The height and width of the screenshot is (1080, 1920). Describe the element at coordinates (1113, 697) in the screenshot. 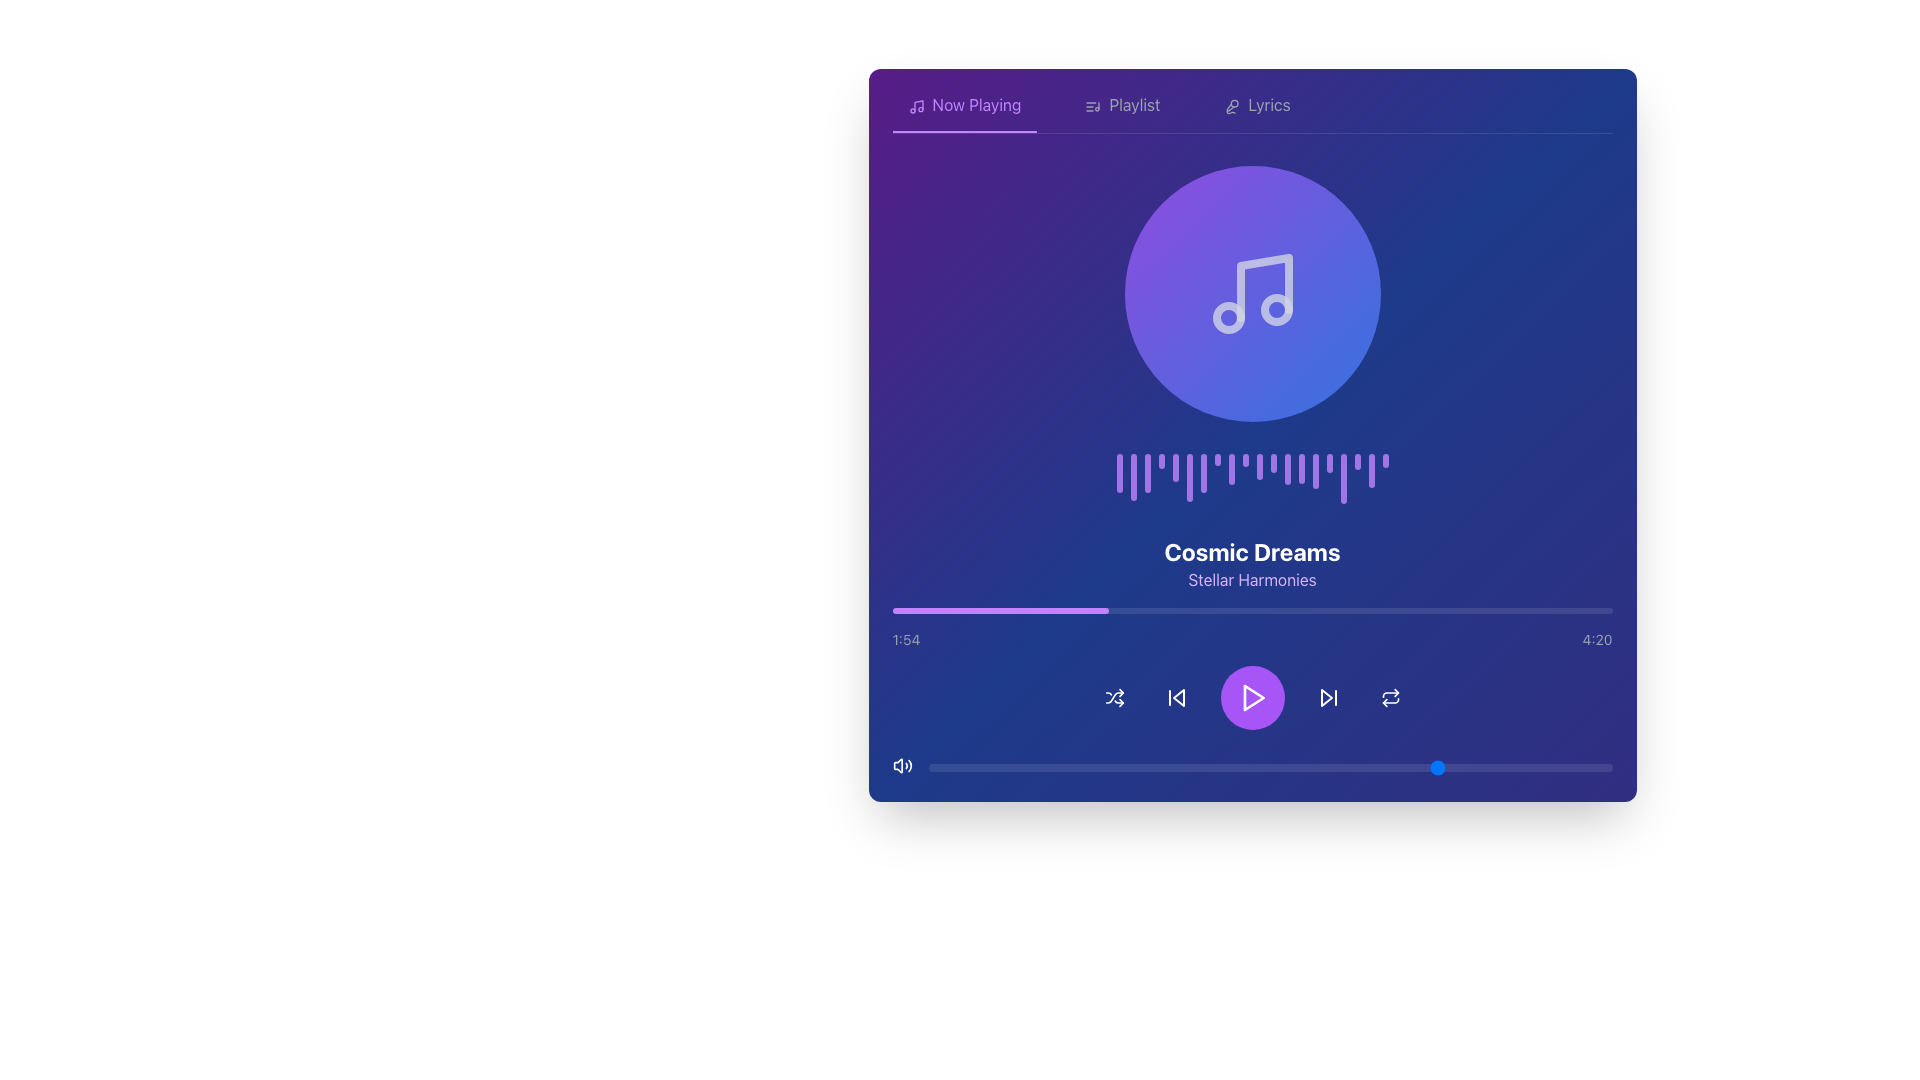

I see `the shuffle toggle button, which is the first interactive icon on the bottom control bar of the music player` at that location.